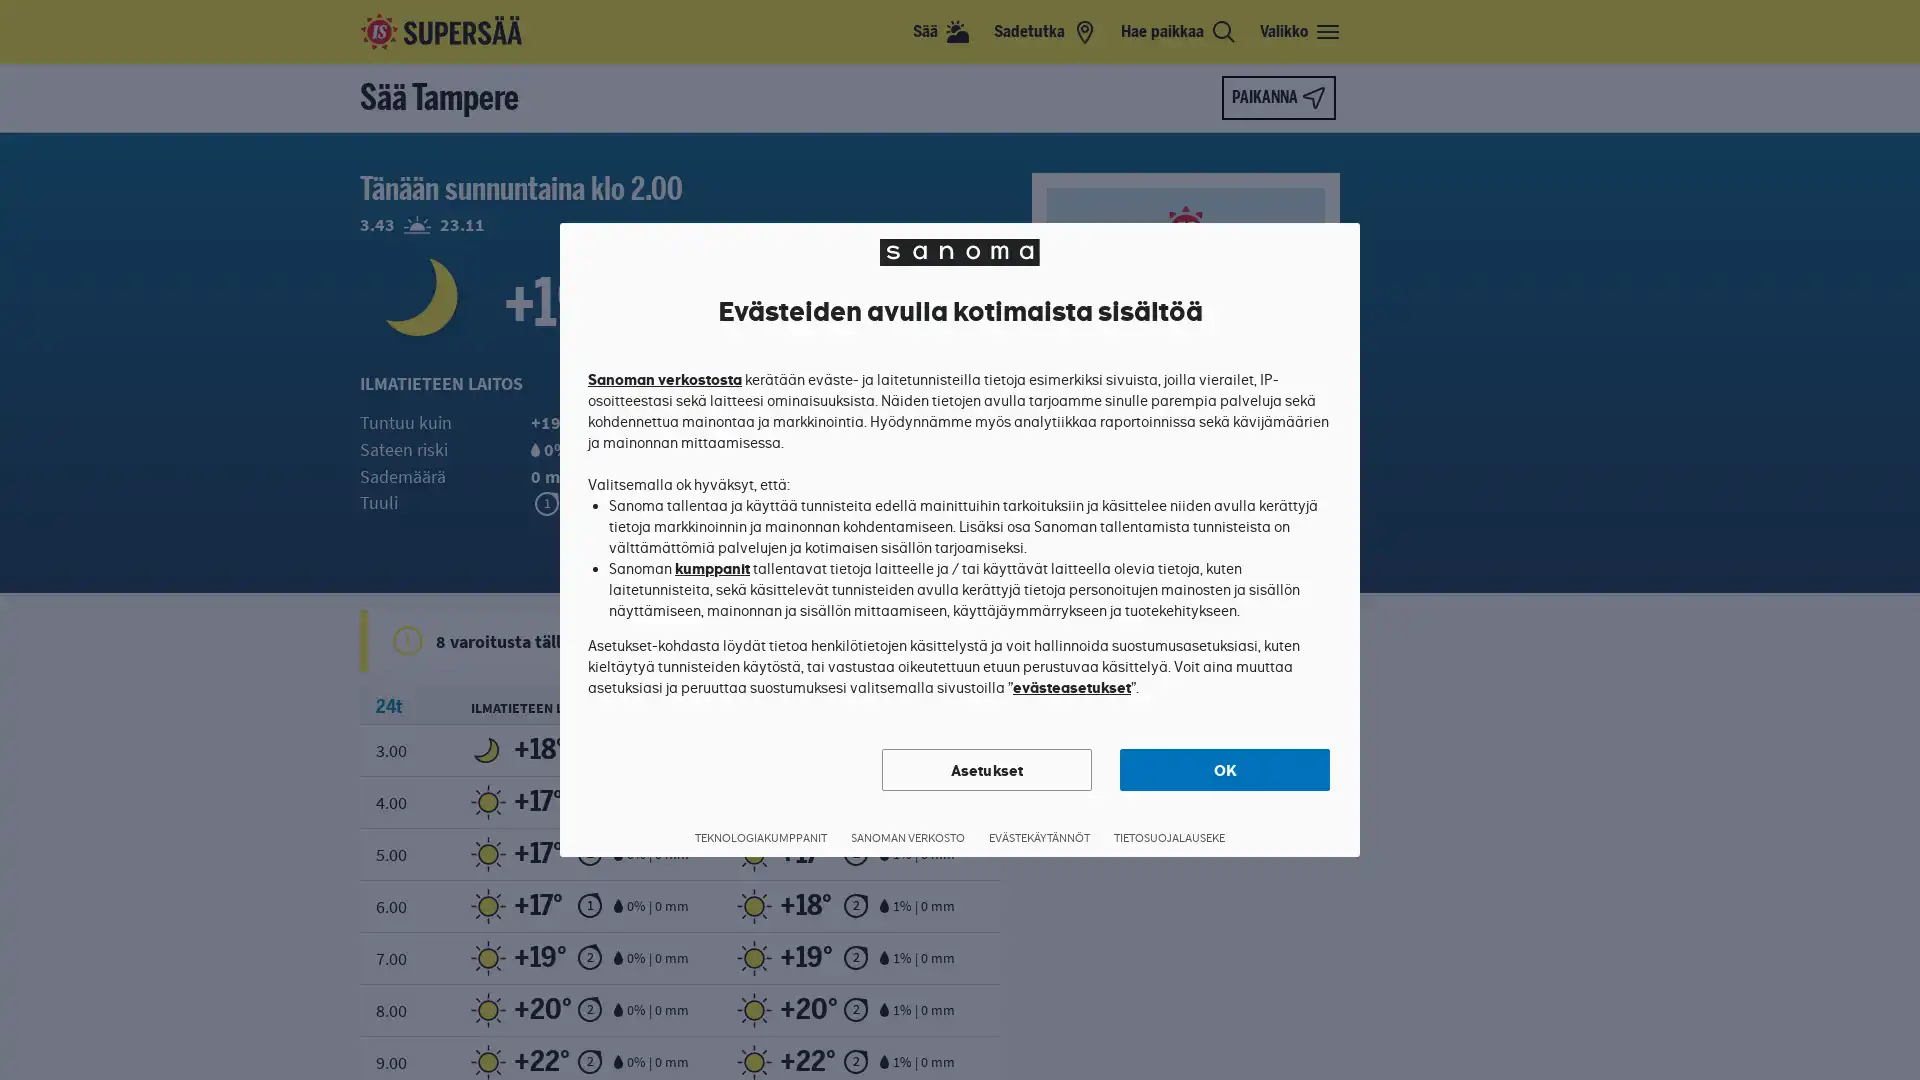 Image resolution: width=1920 pixels, height=1080 pixels. What do you see at coordinates (1178, 31) in the screenshot?
I see `Hae paikkaa` at bounding box center [1178, 31].